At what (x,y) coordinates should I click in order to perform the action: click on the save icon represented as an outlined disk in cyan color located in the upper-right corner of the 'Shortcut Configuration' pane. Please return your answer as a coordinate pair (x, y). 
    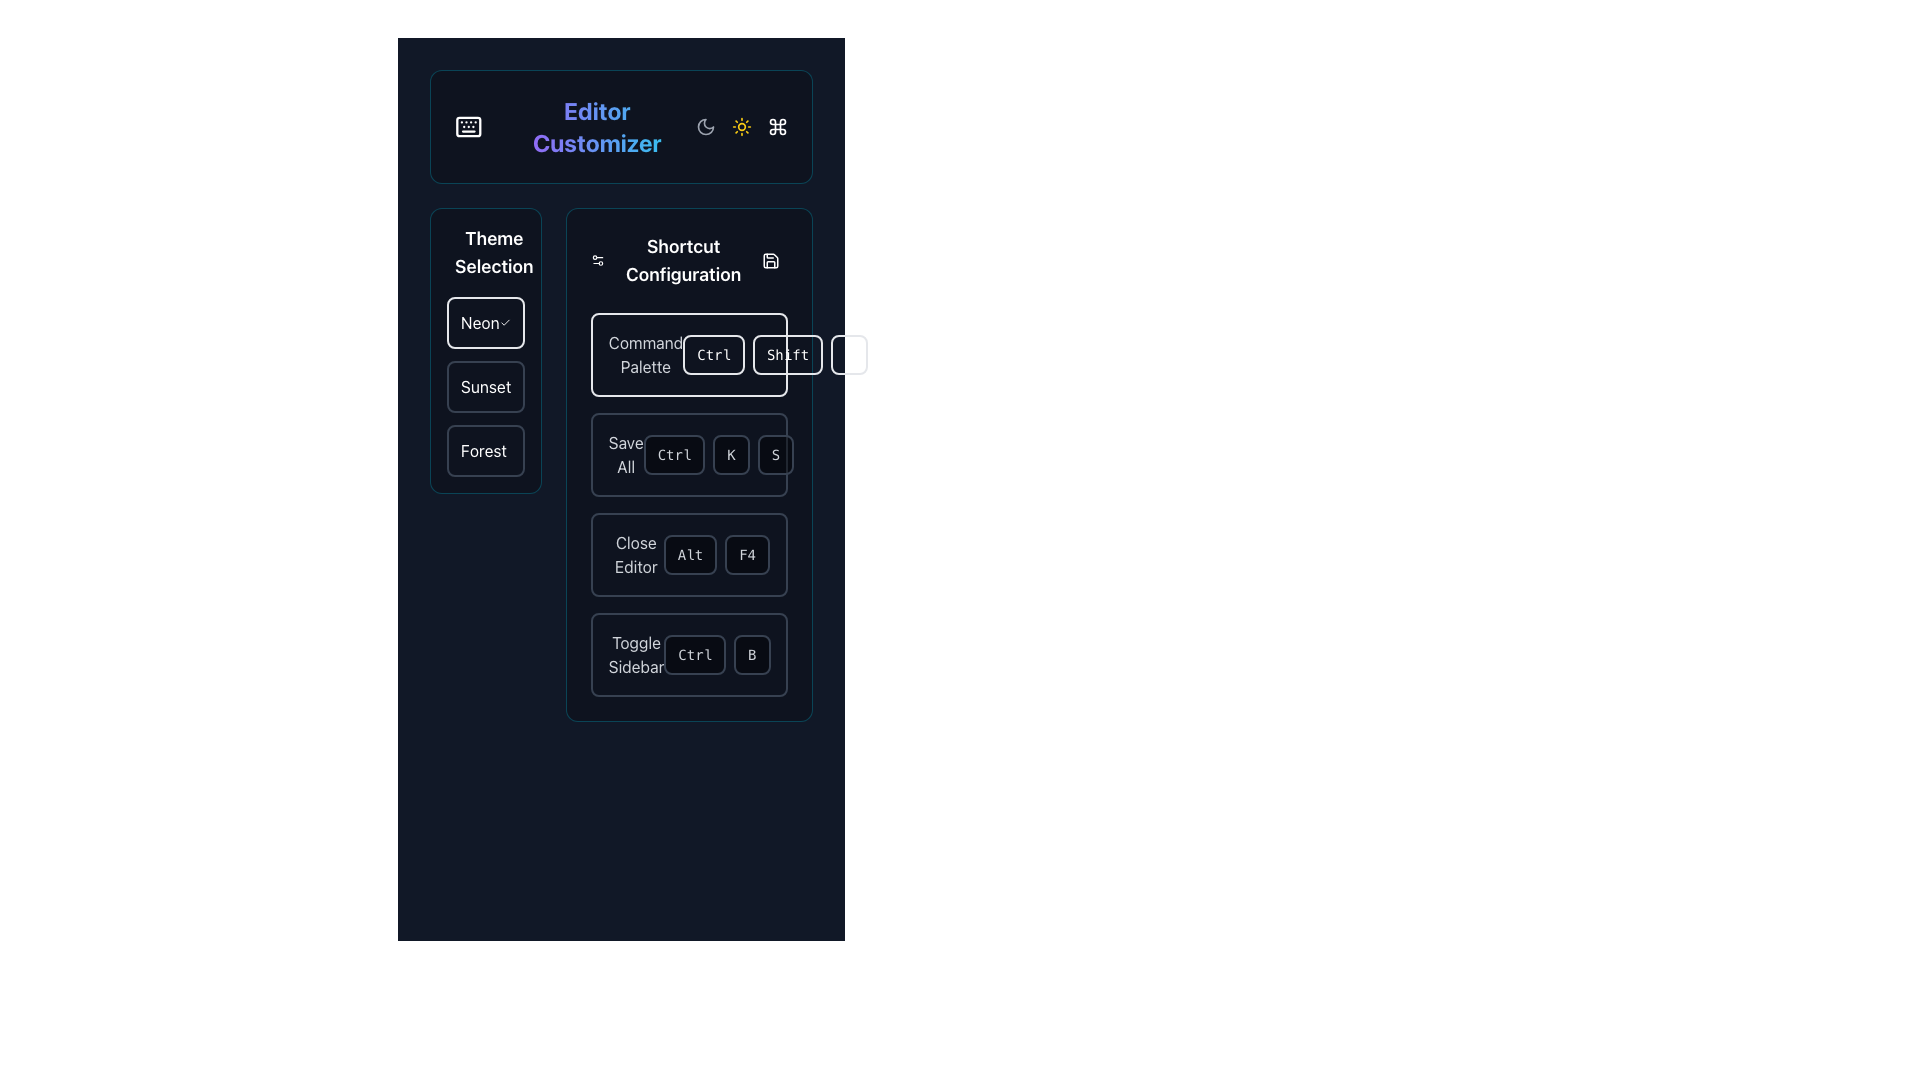
    Looking at the image, I should click on (770, 260).